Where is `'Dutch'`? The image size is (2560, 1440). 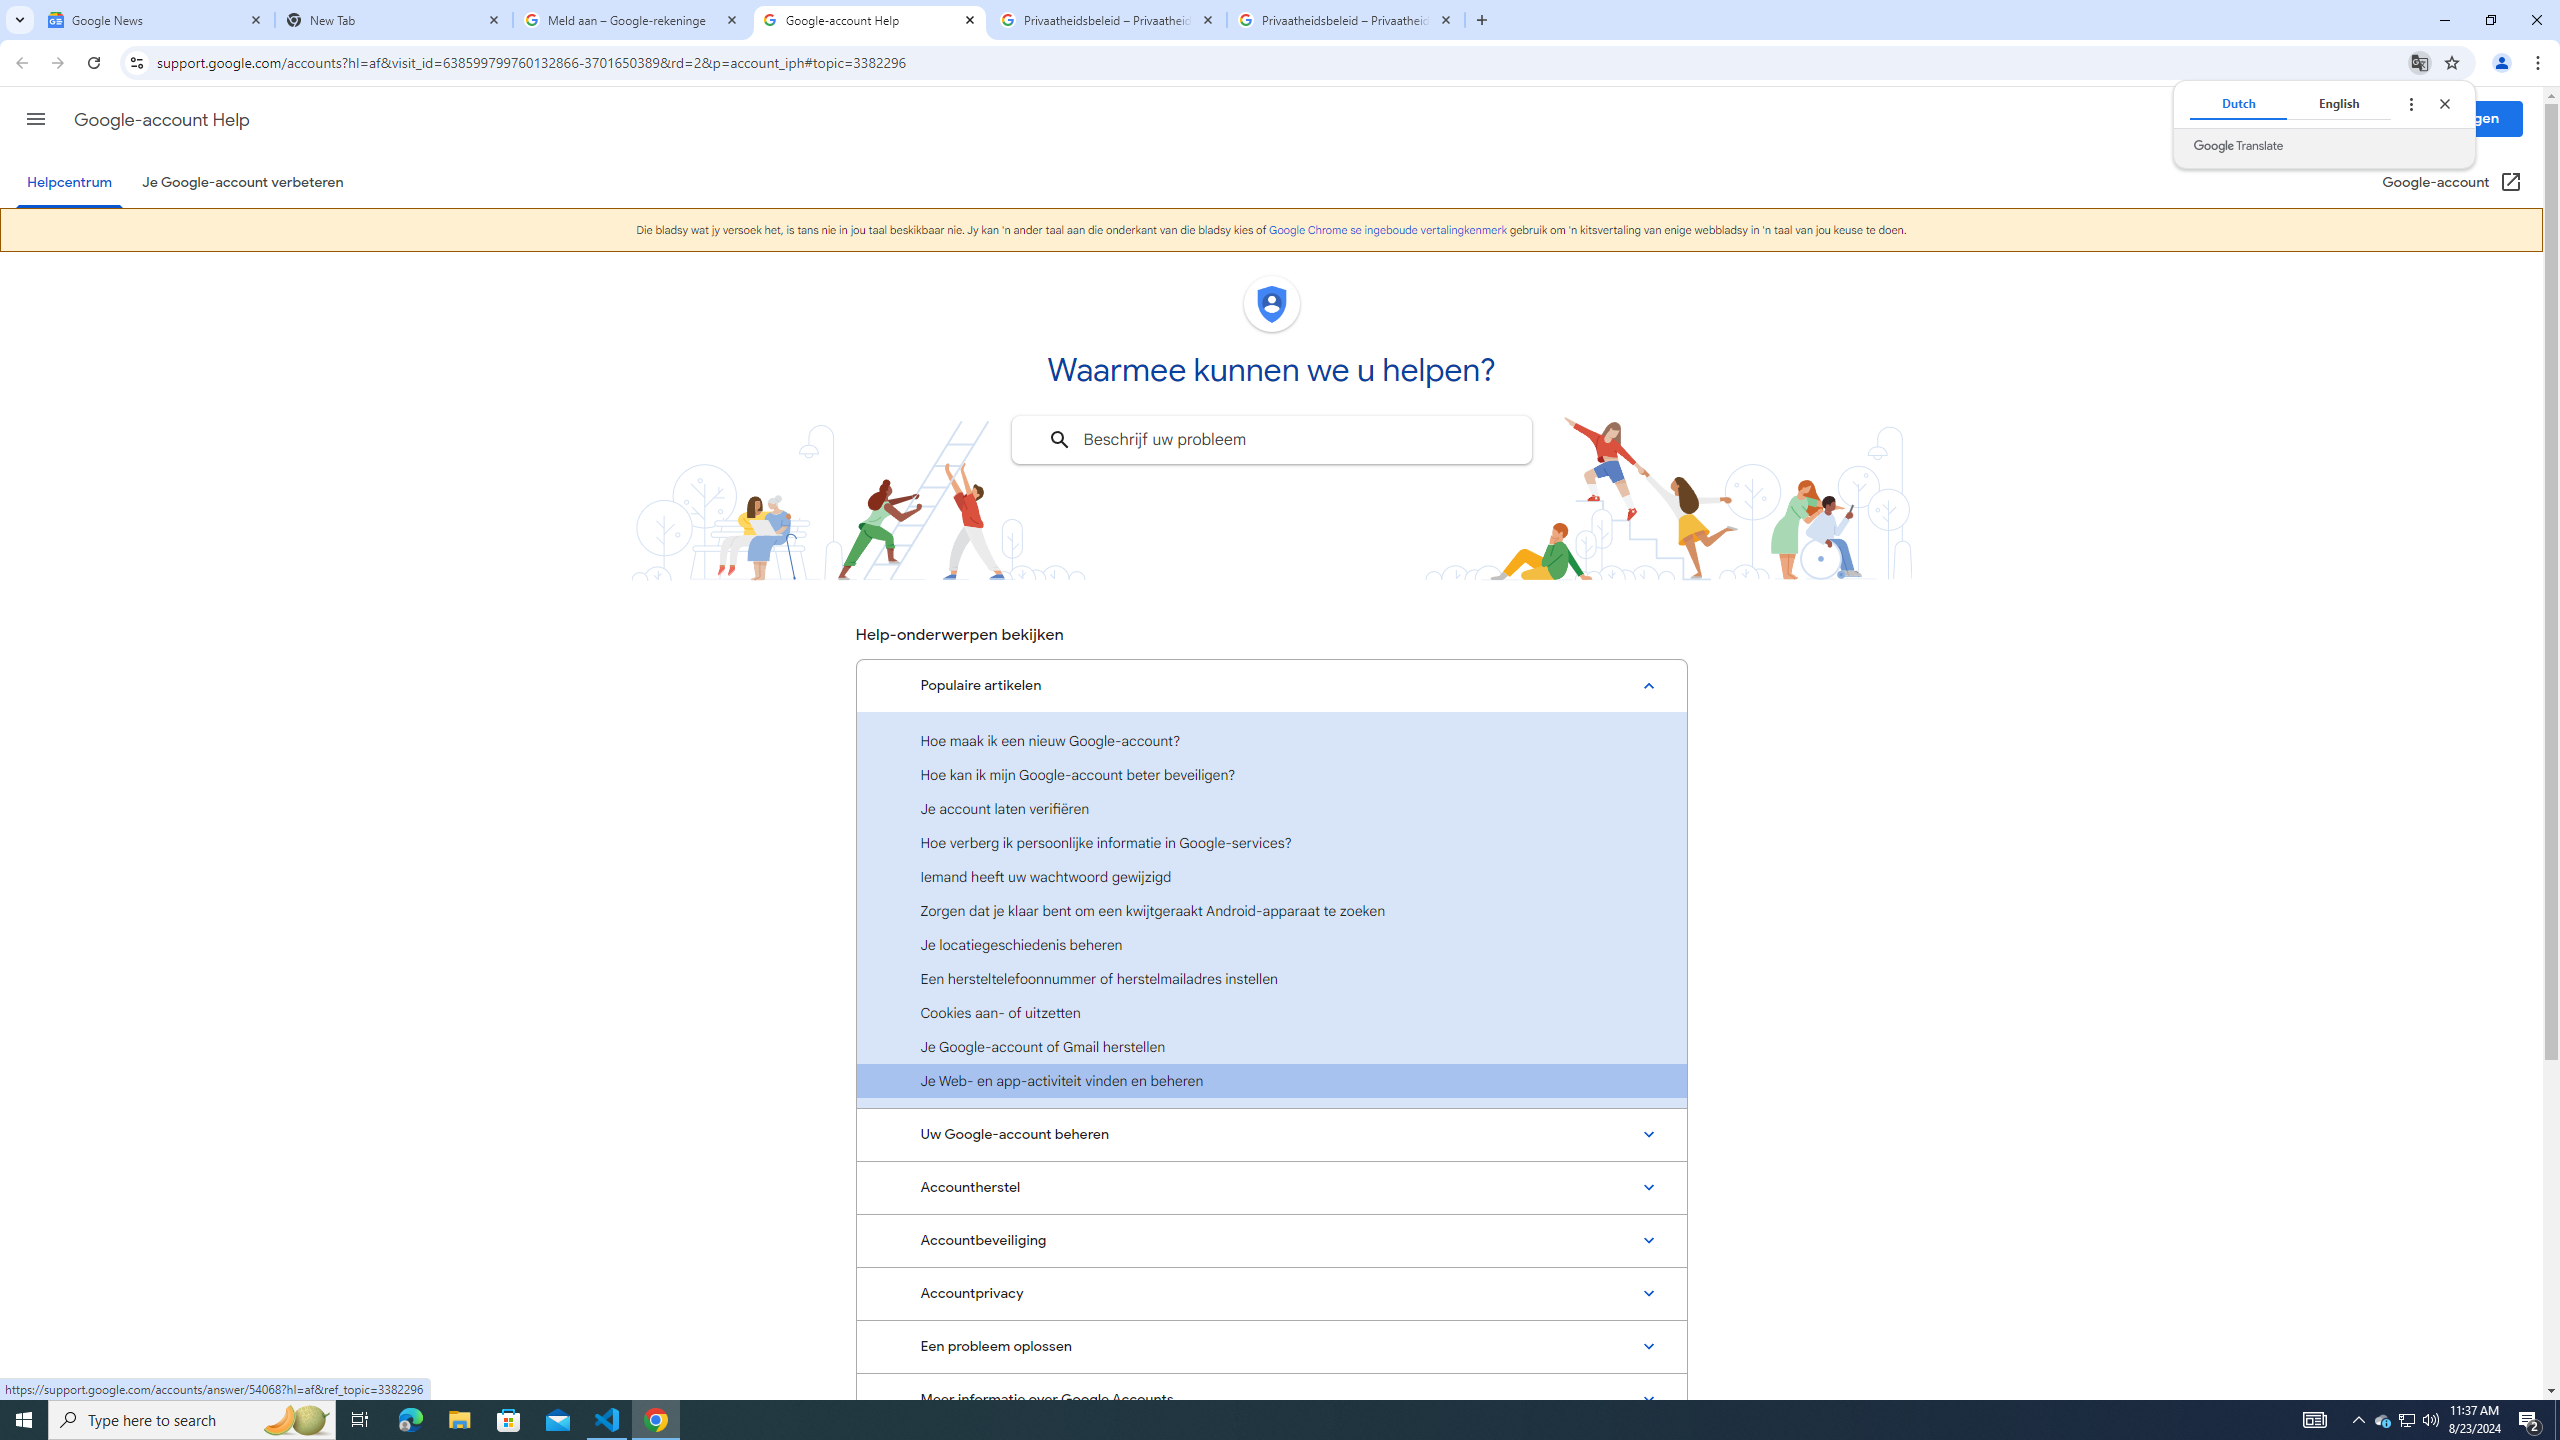
'Dutch' is located at coordinates (2237, 103).